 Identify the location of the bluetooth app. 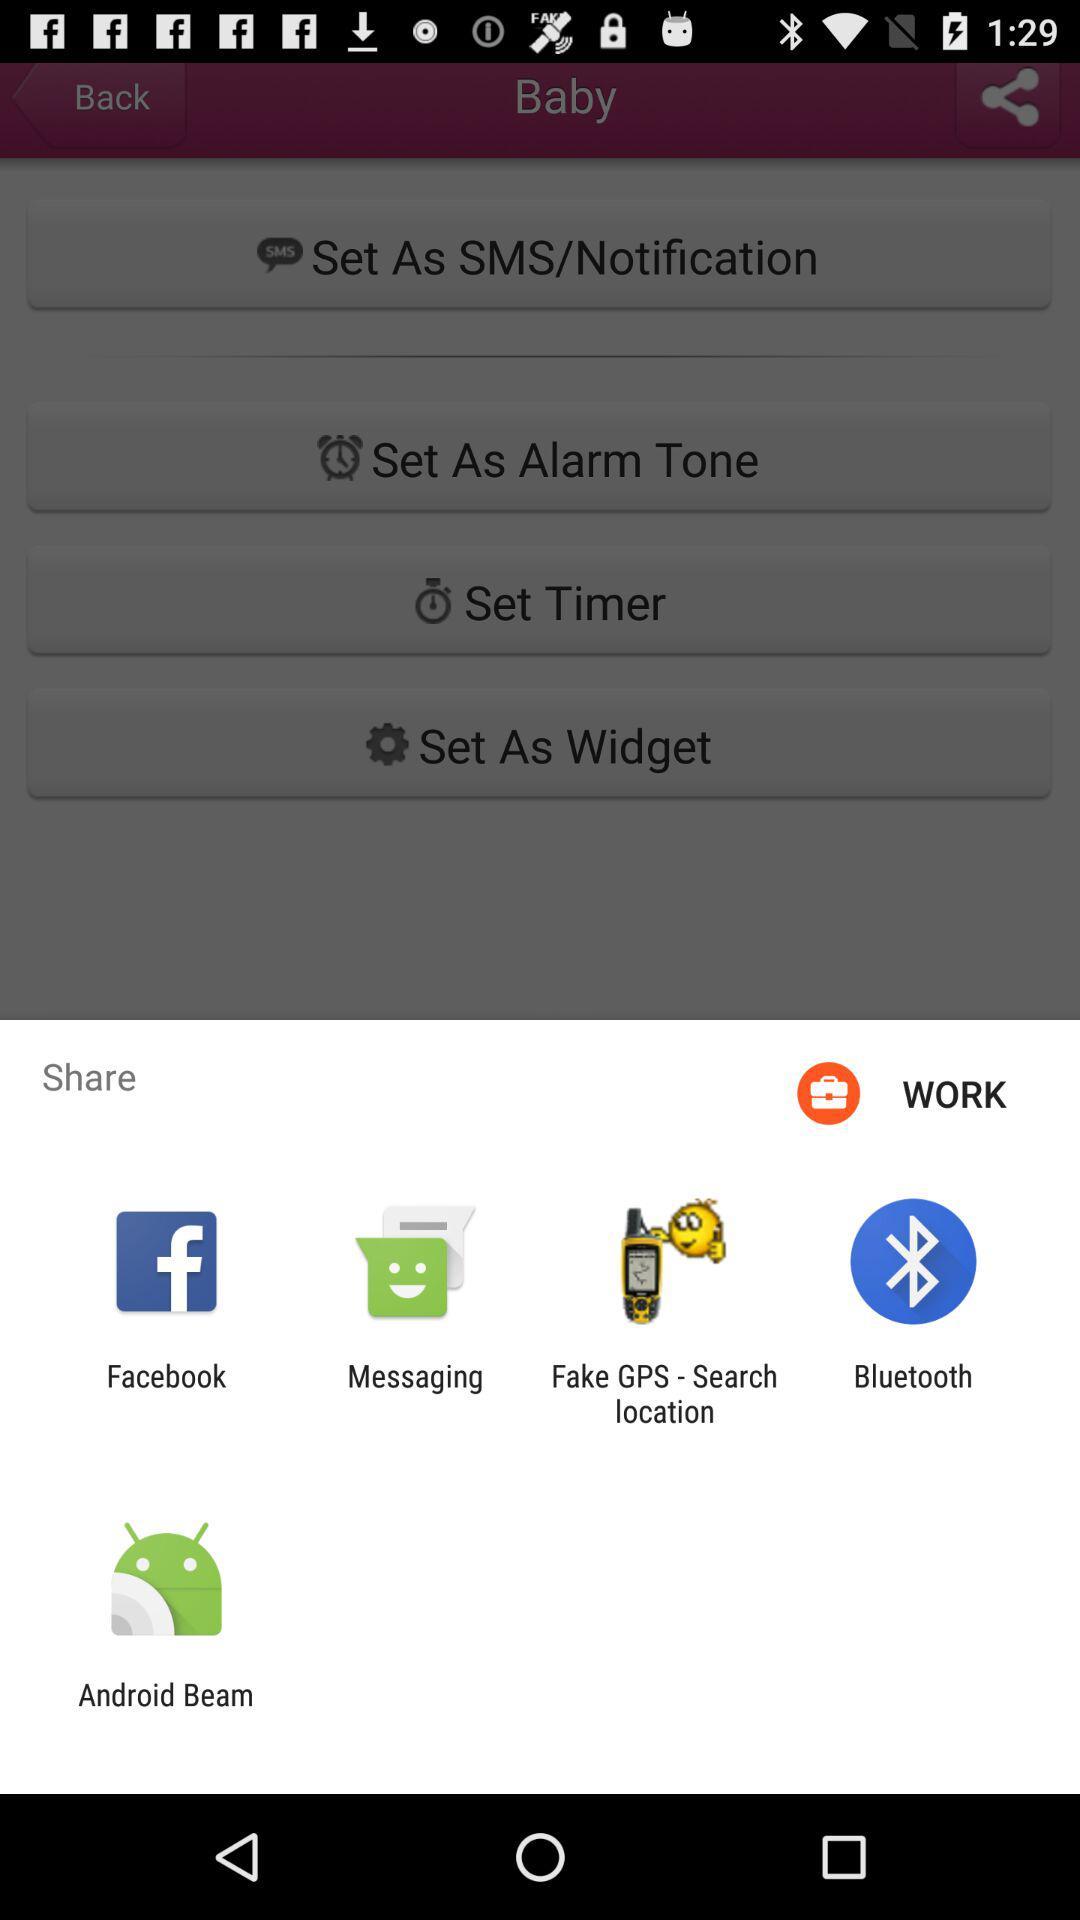
(913, 1392).